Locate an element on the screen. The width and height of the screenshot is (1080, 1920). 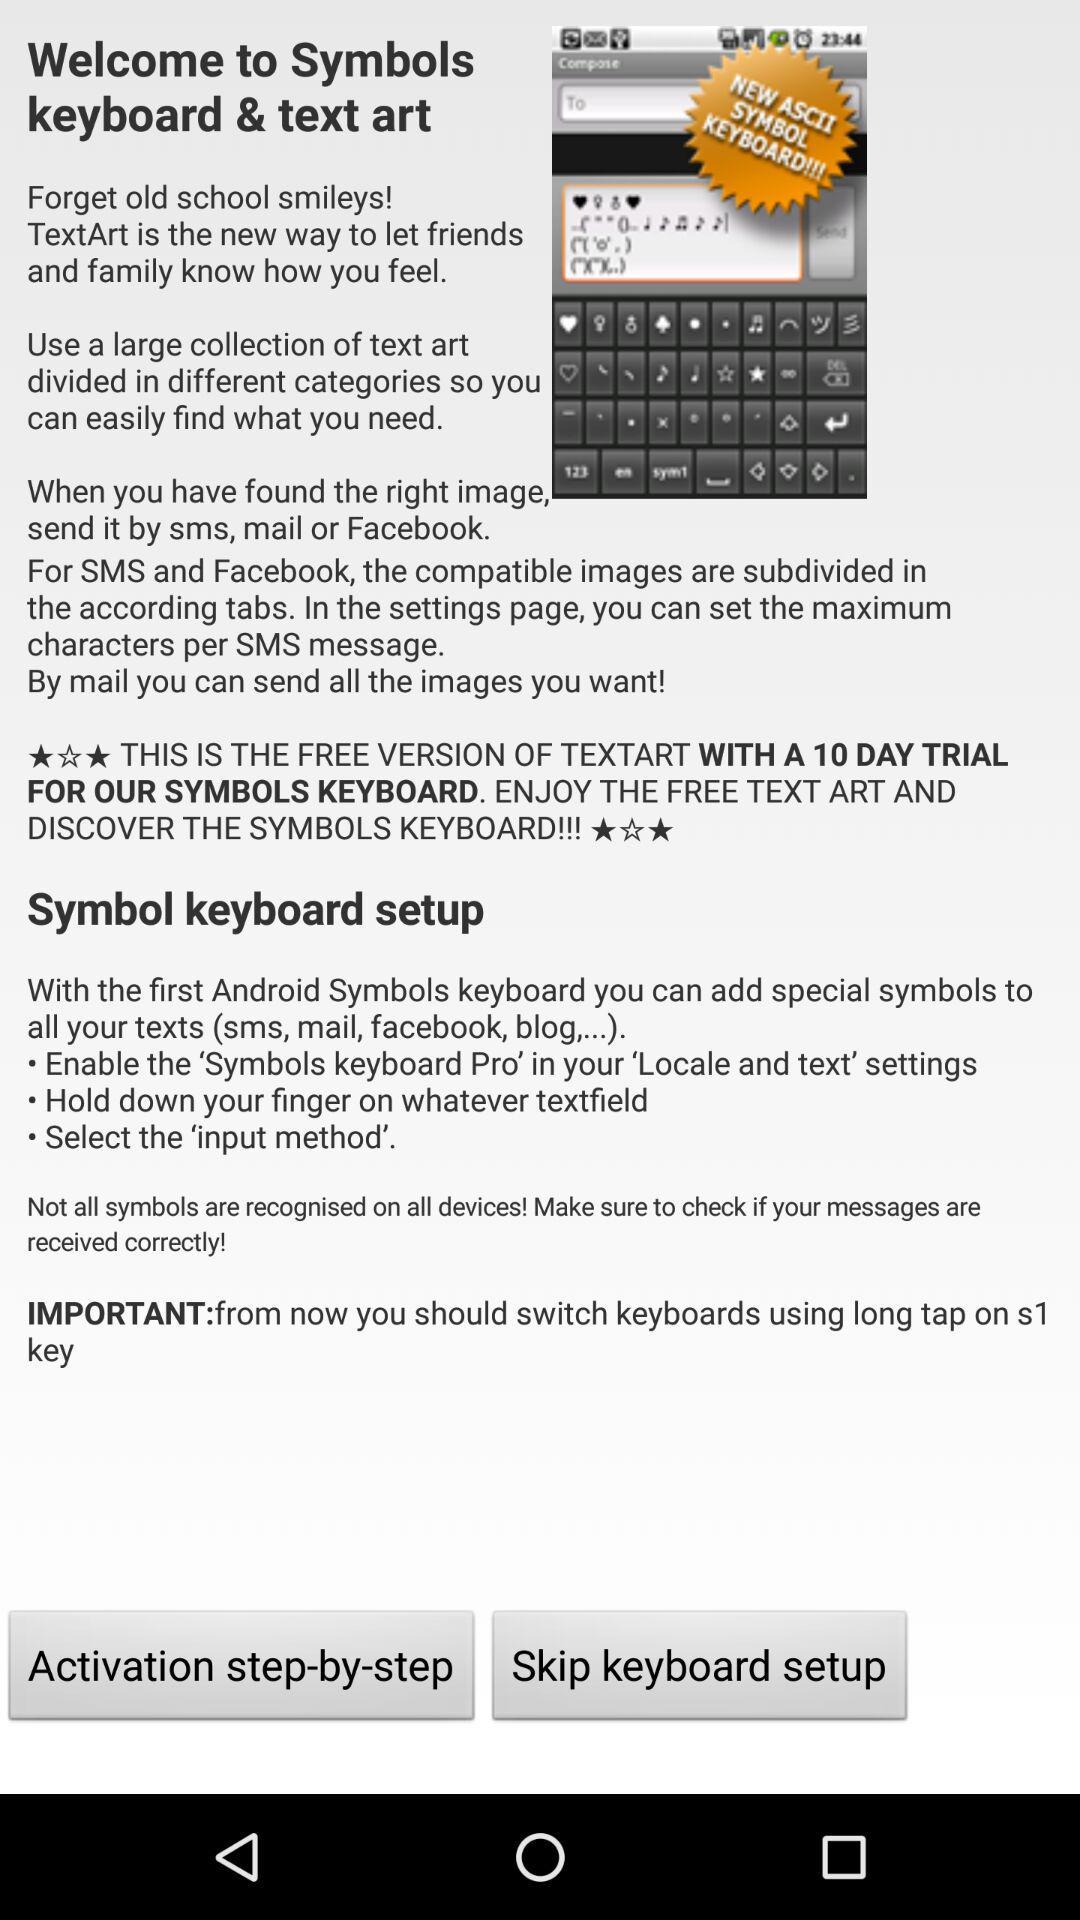
the skip keyboard setup is located at coordinates (699, 1670).